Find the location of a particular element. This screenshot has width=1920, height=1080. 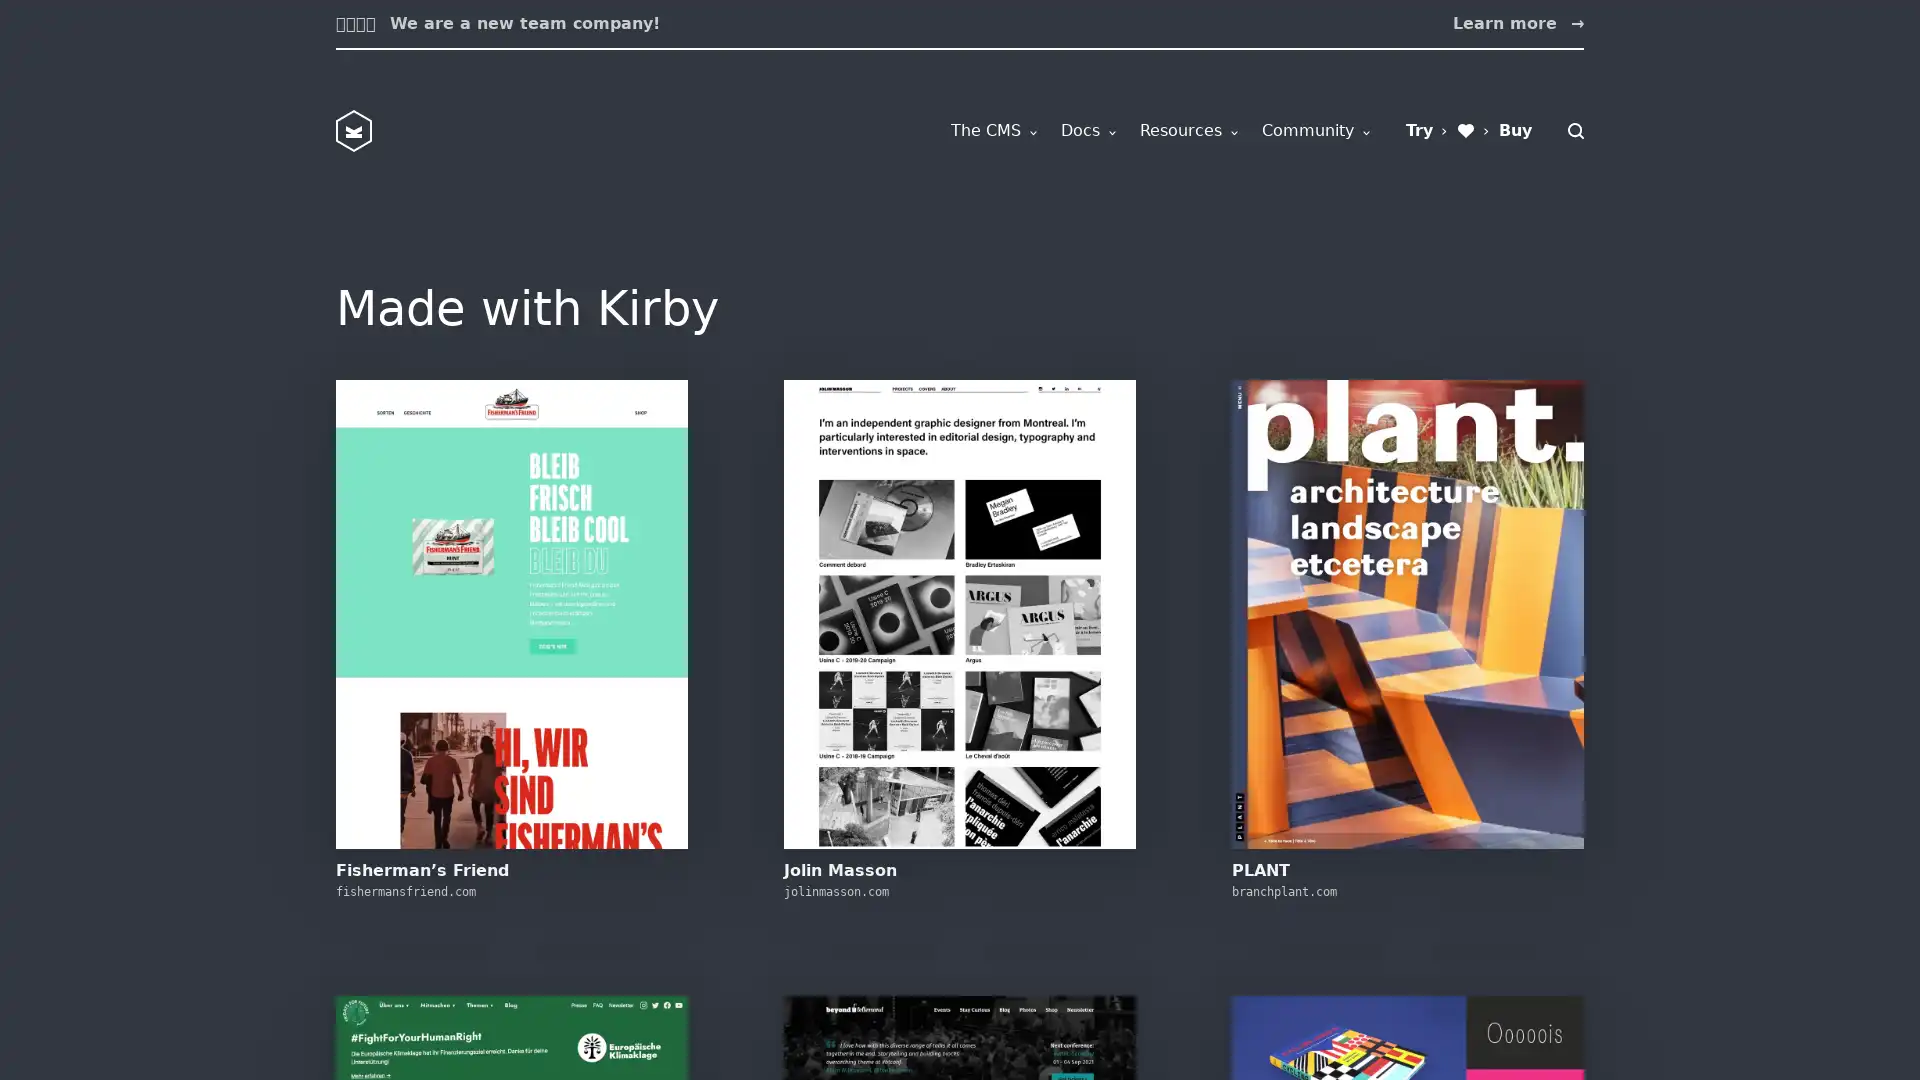

Search is located at coordinates (1574, 131).